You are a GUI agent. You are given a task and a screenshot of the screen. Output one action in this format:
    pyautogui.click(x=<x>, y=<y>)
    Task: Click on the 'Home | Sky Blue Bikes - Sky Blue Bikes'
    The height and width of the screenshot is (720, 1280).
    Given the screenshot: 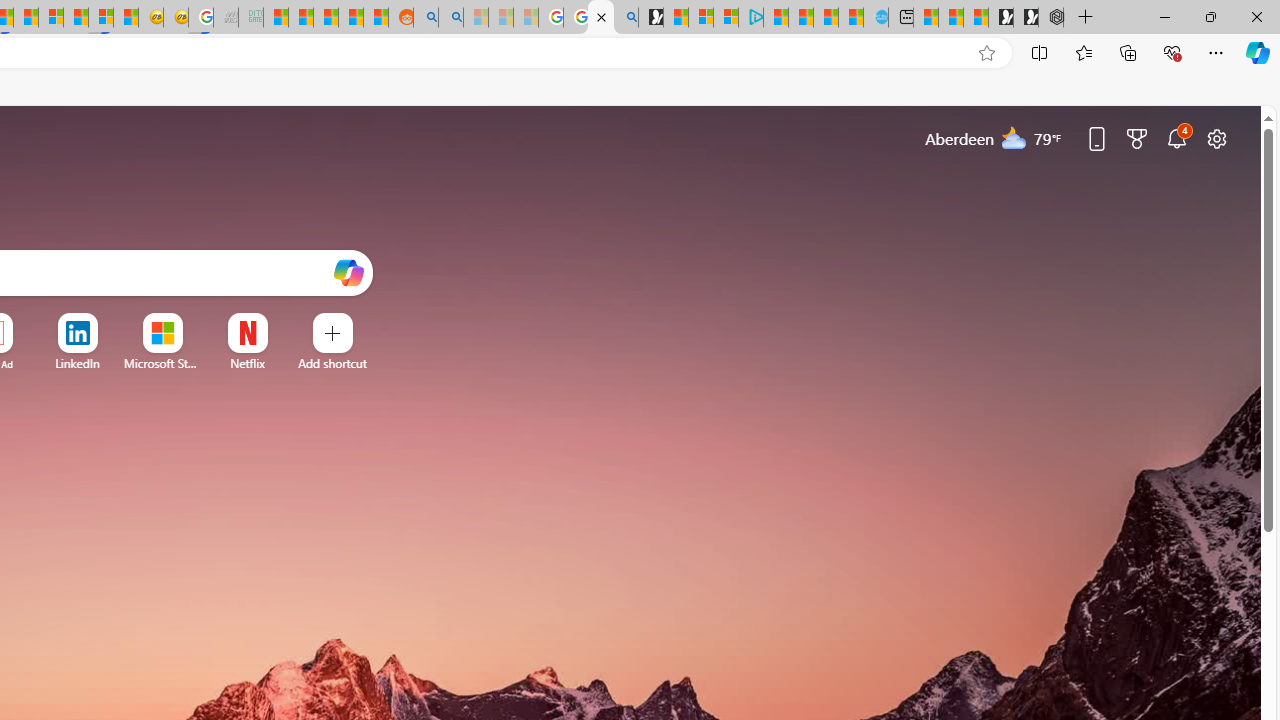 What is the action you would take?
    pyautogui.click(x=876, y=17)
    